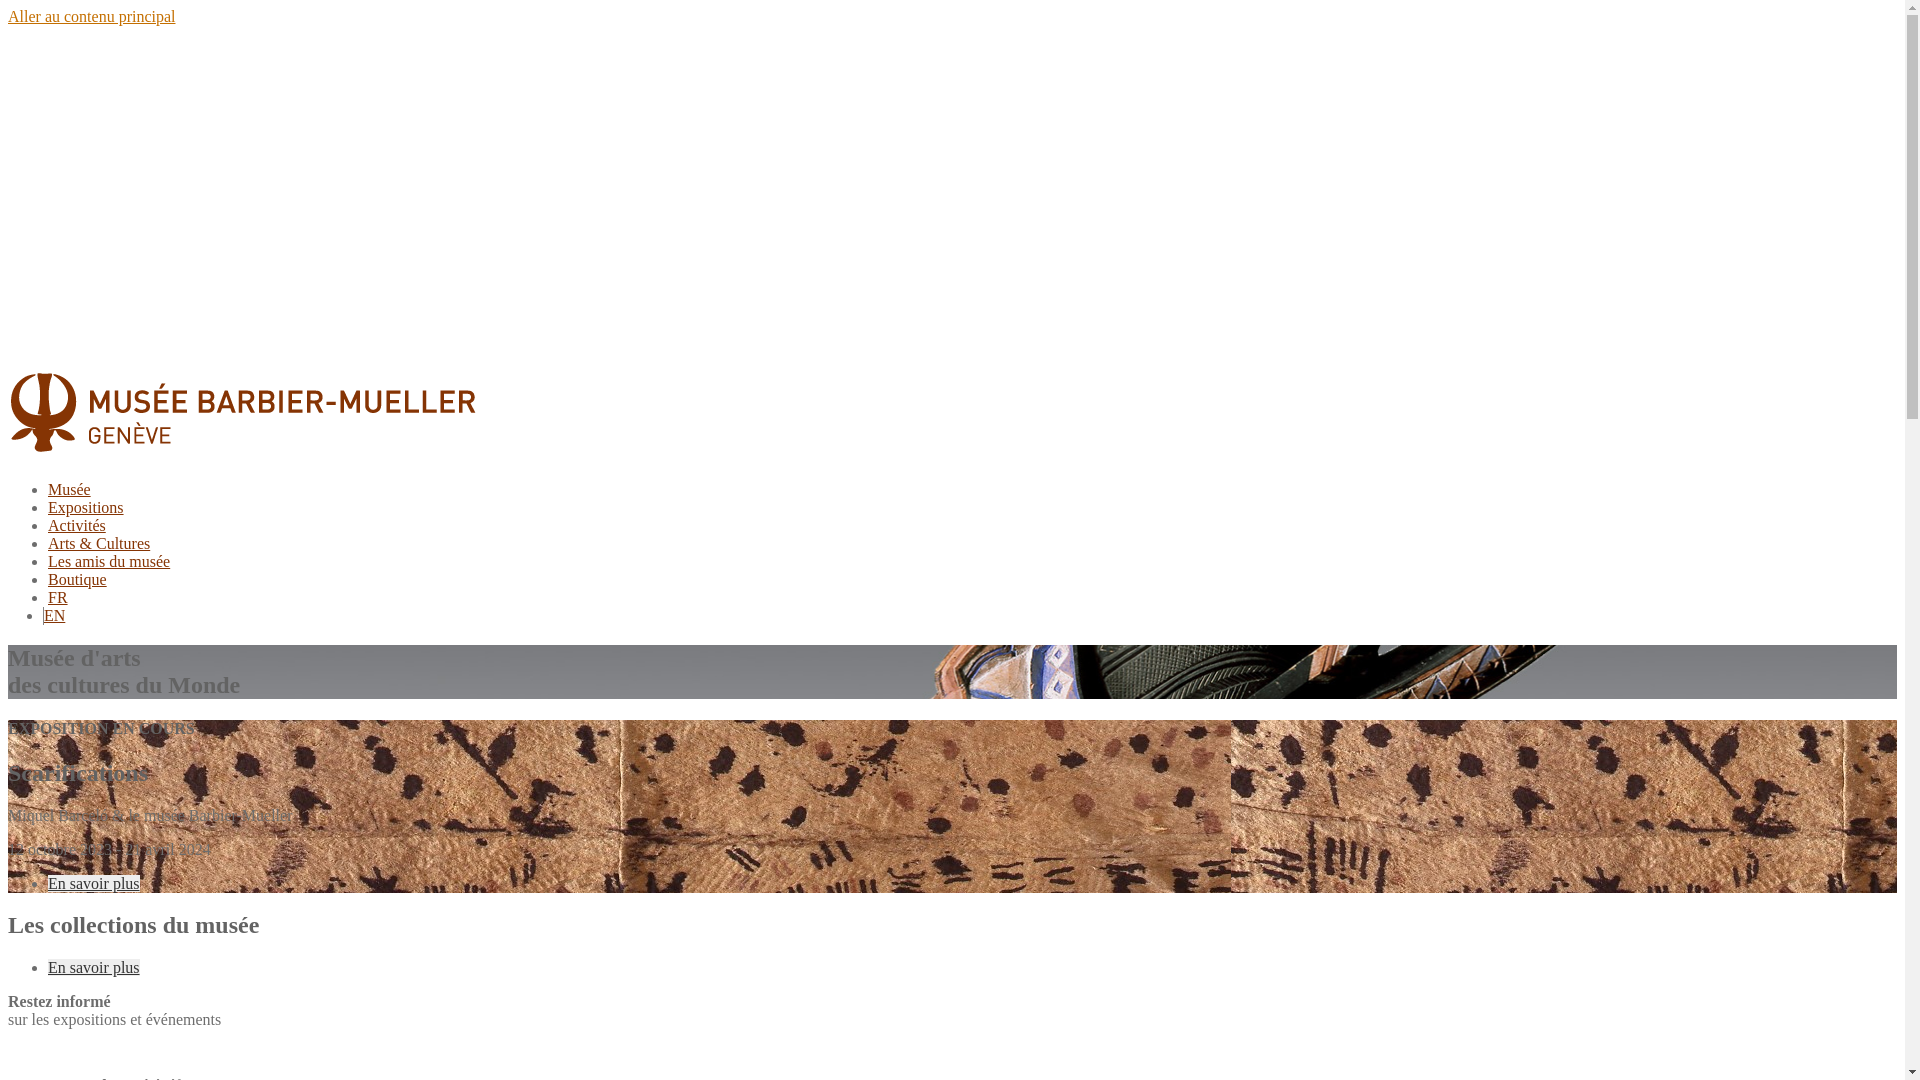 The height and width of the screenshot is (1080, 1920). What do you see at coordinates (77, 579) in the screenshot?
I see `'Boutique'` at bounding box center [77, 579].